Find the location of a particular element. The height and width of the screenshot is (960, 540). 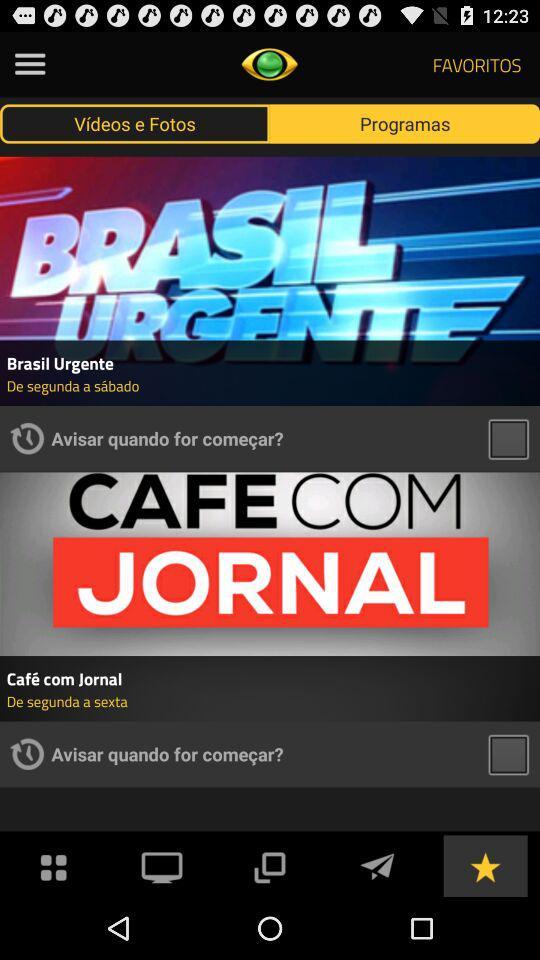

selection square is located at coordinates (508, 438).